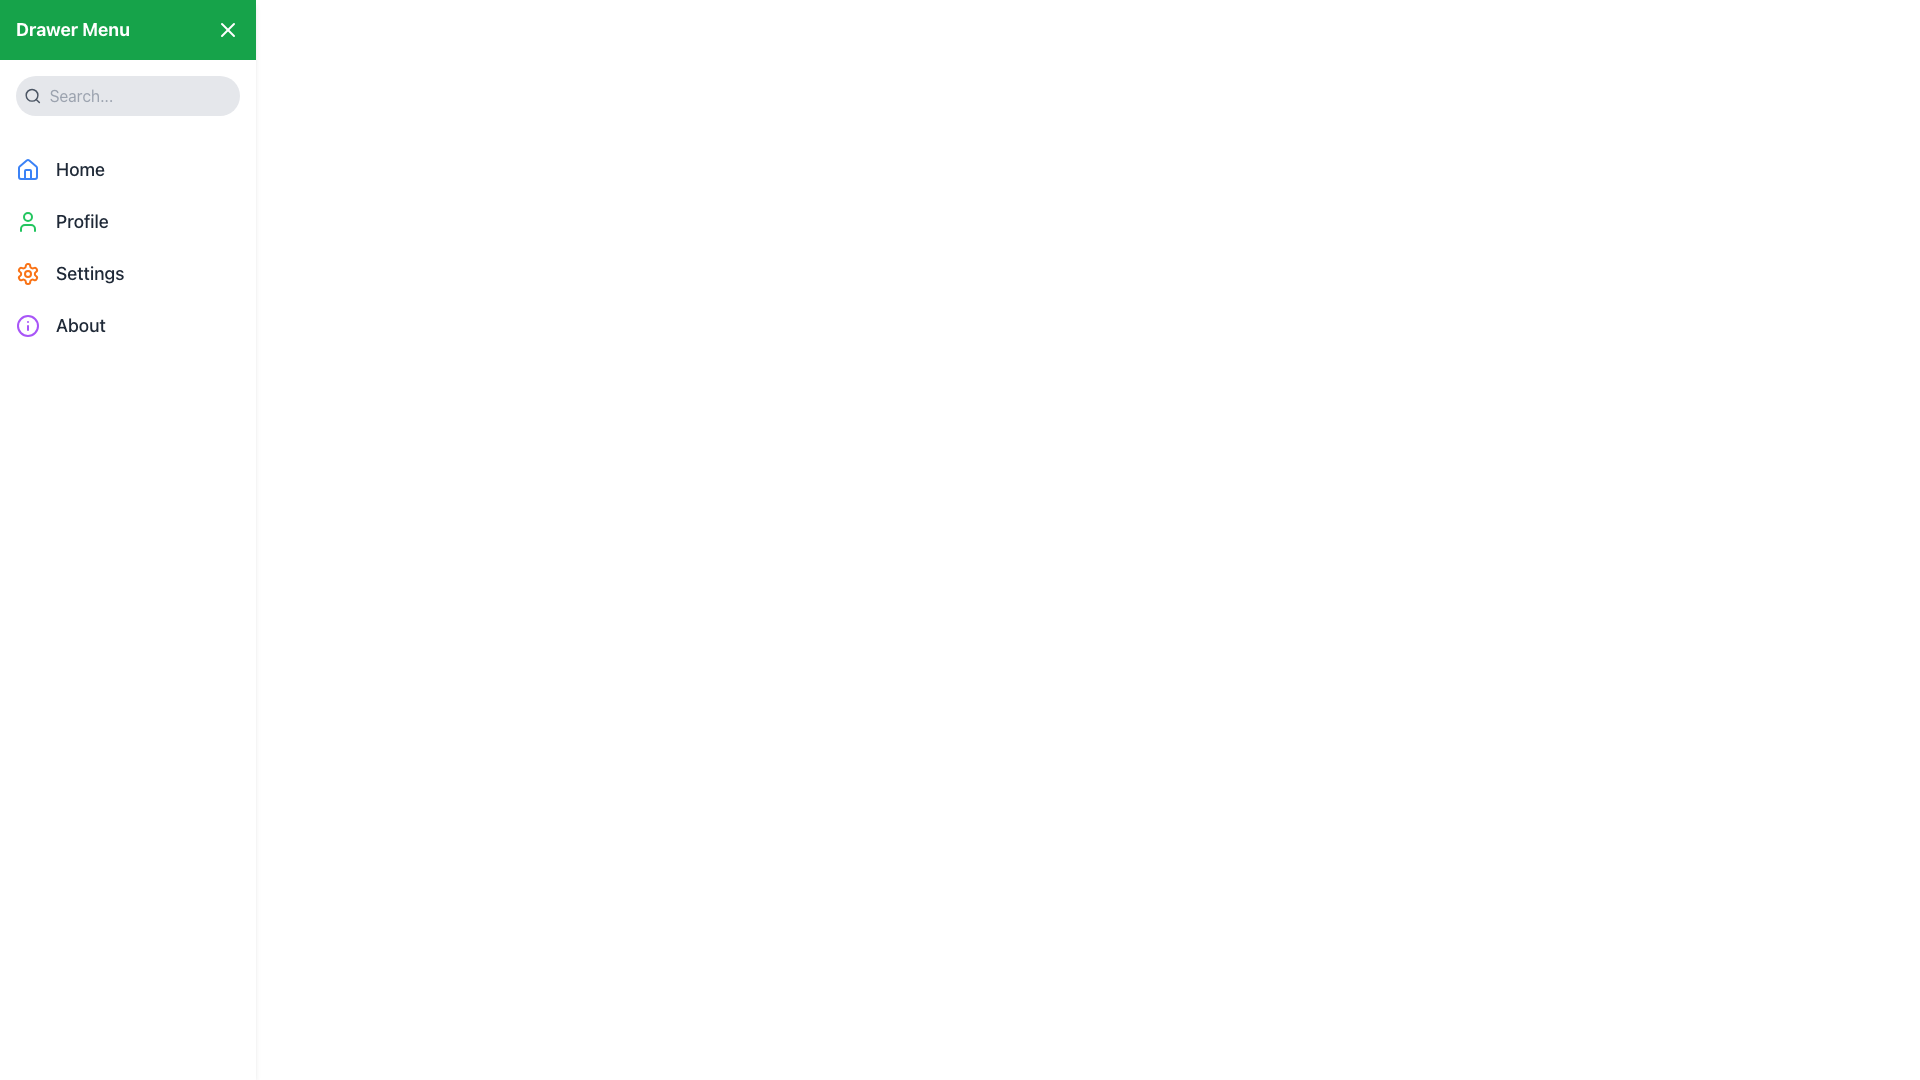 The width and height of the screenshot is (1920, 1080). I want to click on the decorative circle element next to the 'About' menu item in the vertical menu layout, so click(28, 325).